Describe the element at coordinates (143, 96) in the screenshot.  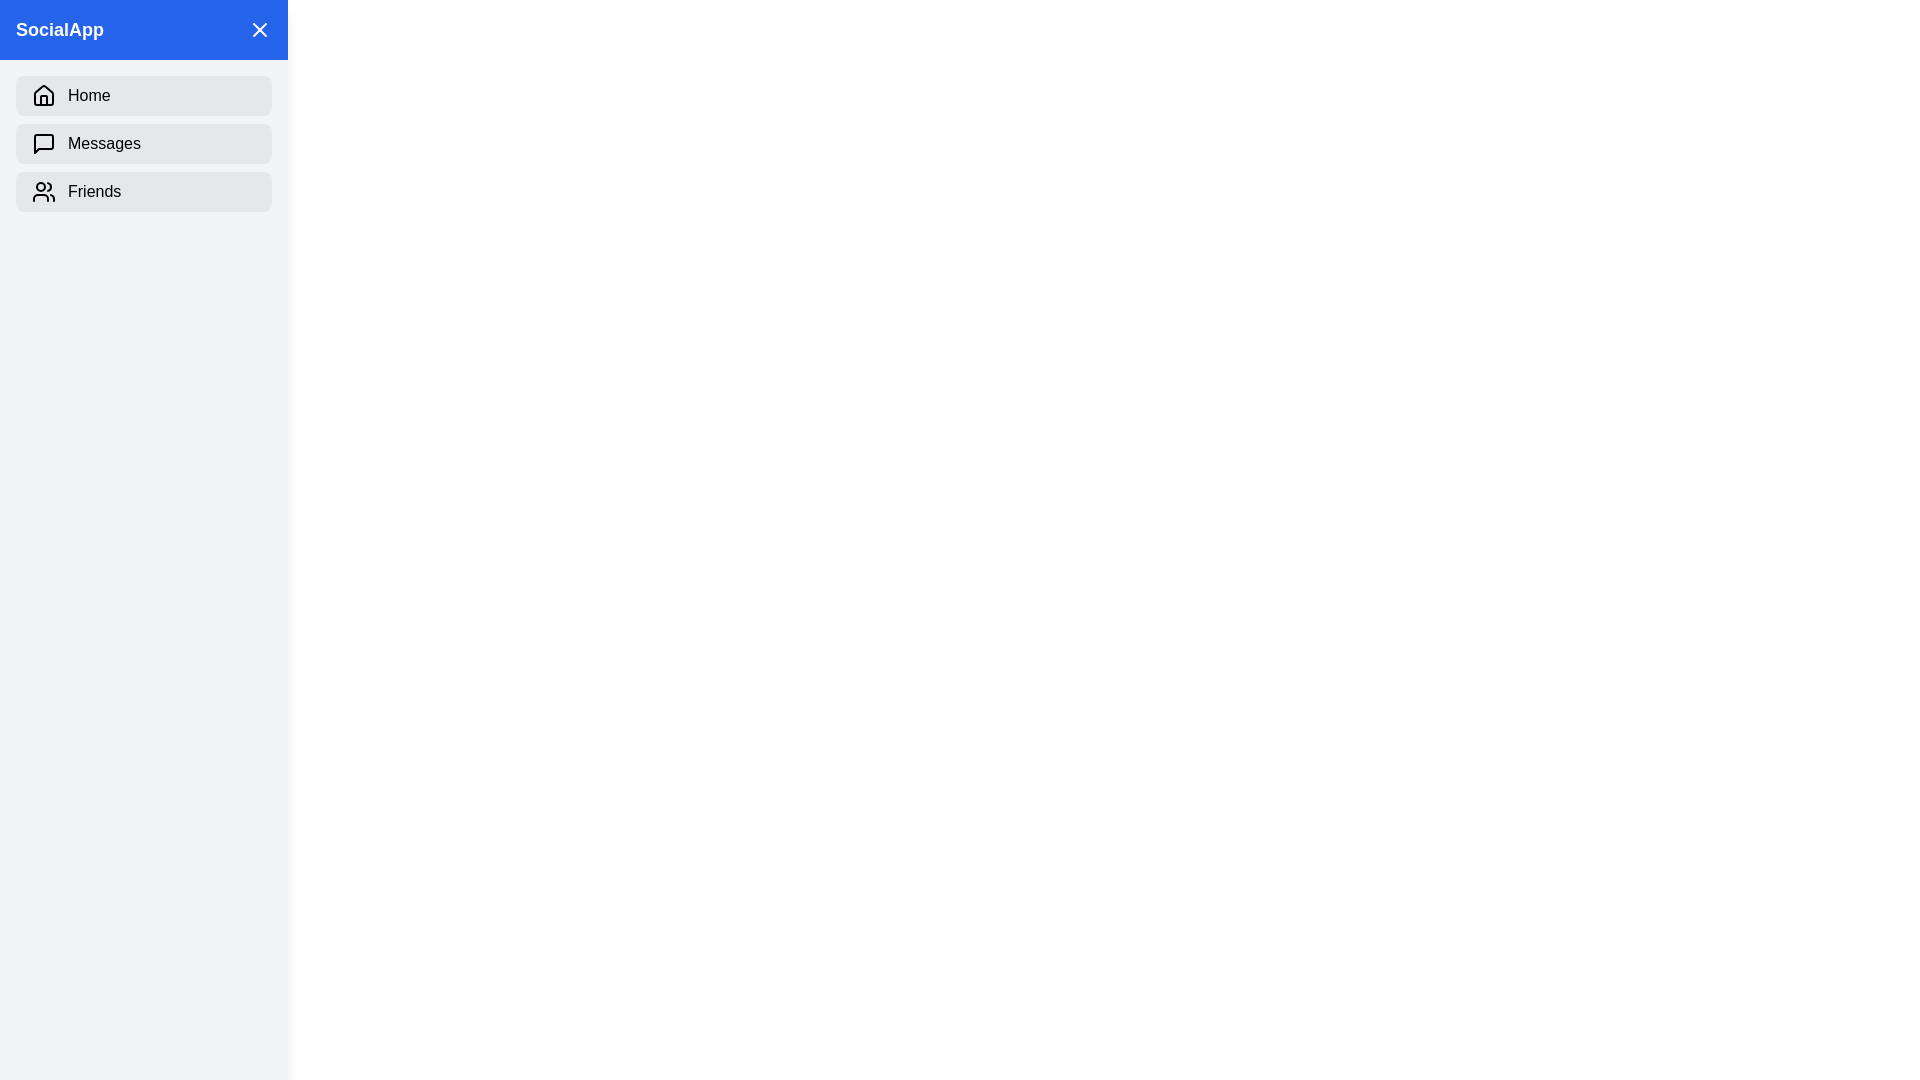
I see `the navigation item Home in the sidebar` at that location.